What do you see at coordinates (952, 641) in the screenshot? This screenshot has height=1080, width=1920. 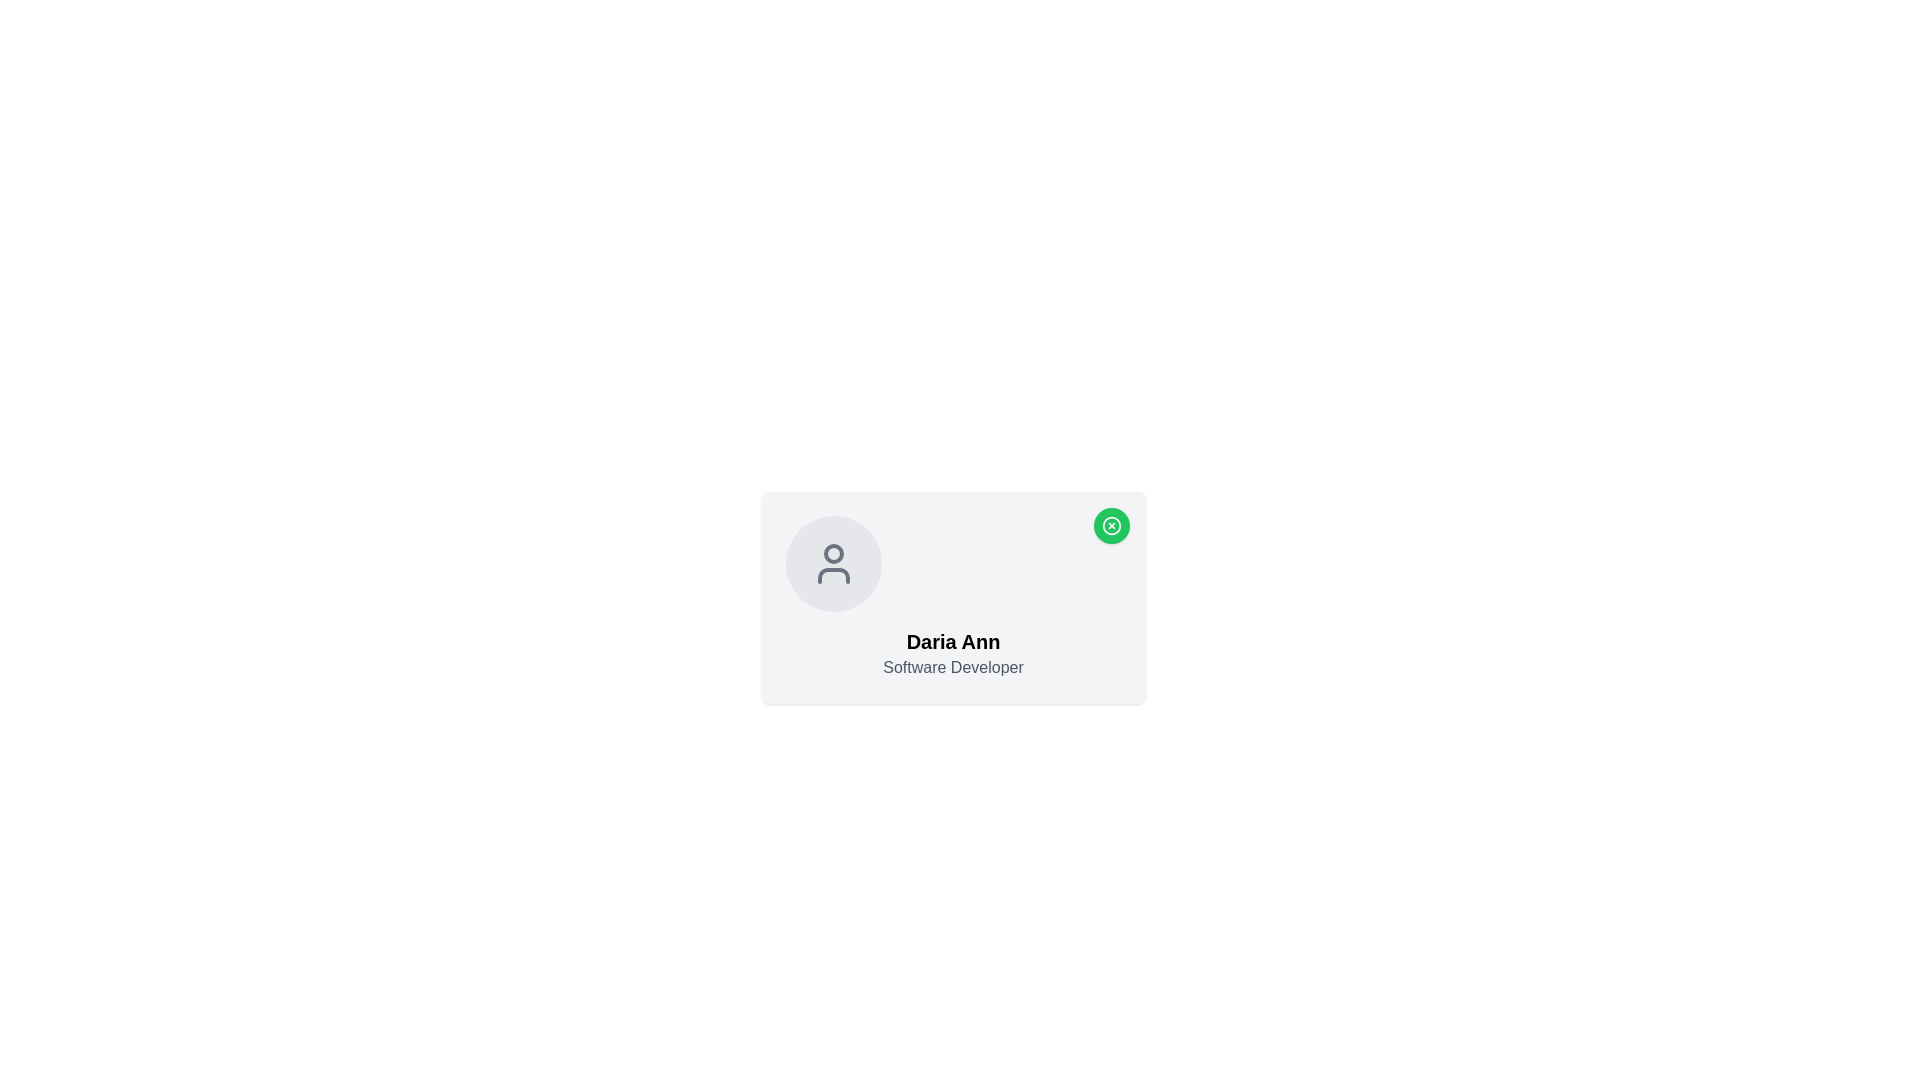 I see `the text label element displaying the name 'Daria Ann', which is styled in bold and large font, located centrally above the text 'Software Developer'` at bounding box center [952, 641].